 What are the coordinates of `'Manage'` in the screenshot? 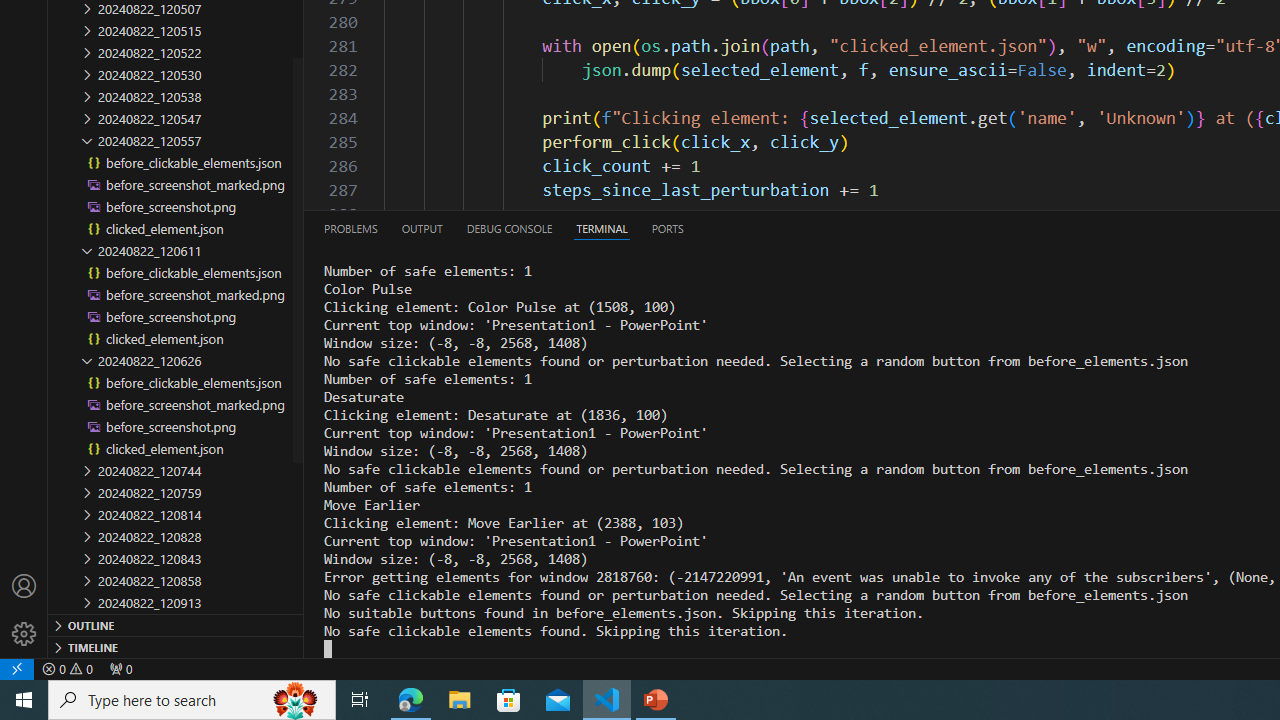 It's located at (24, 633).